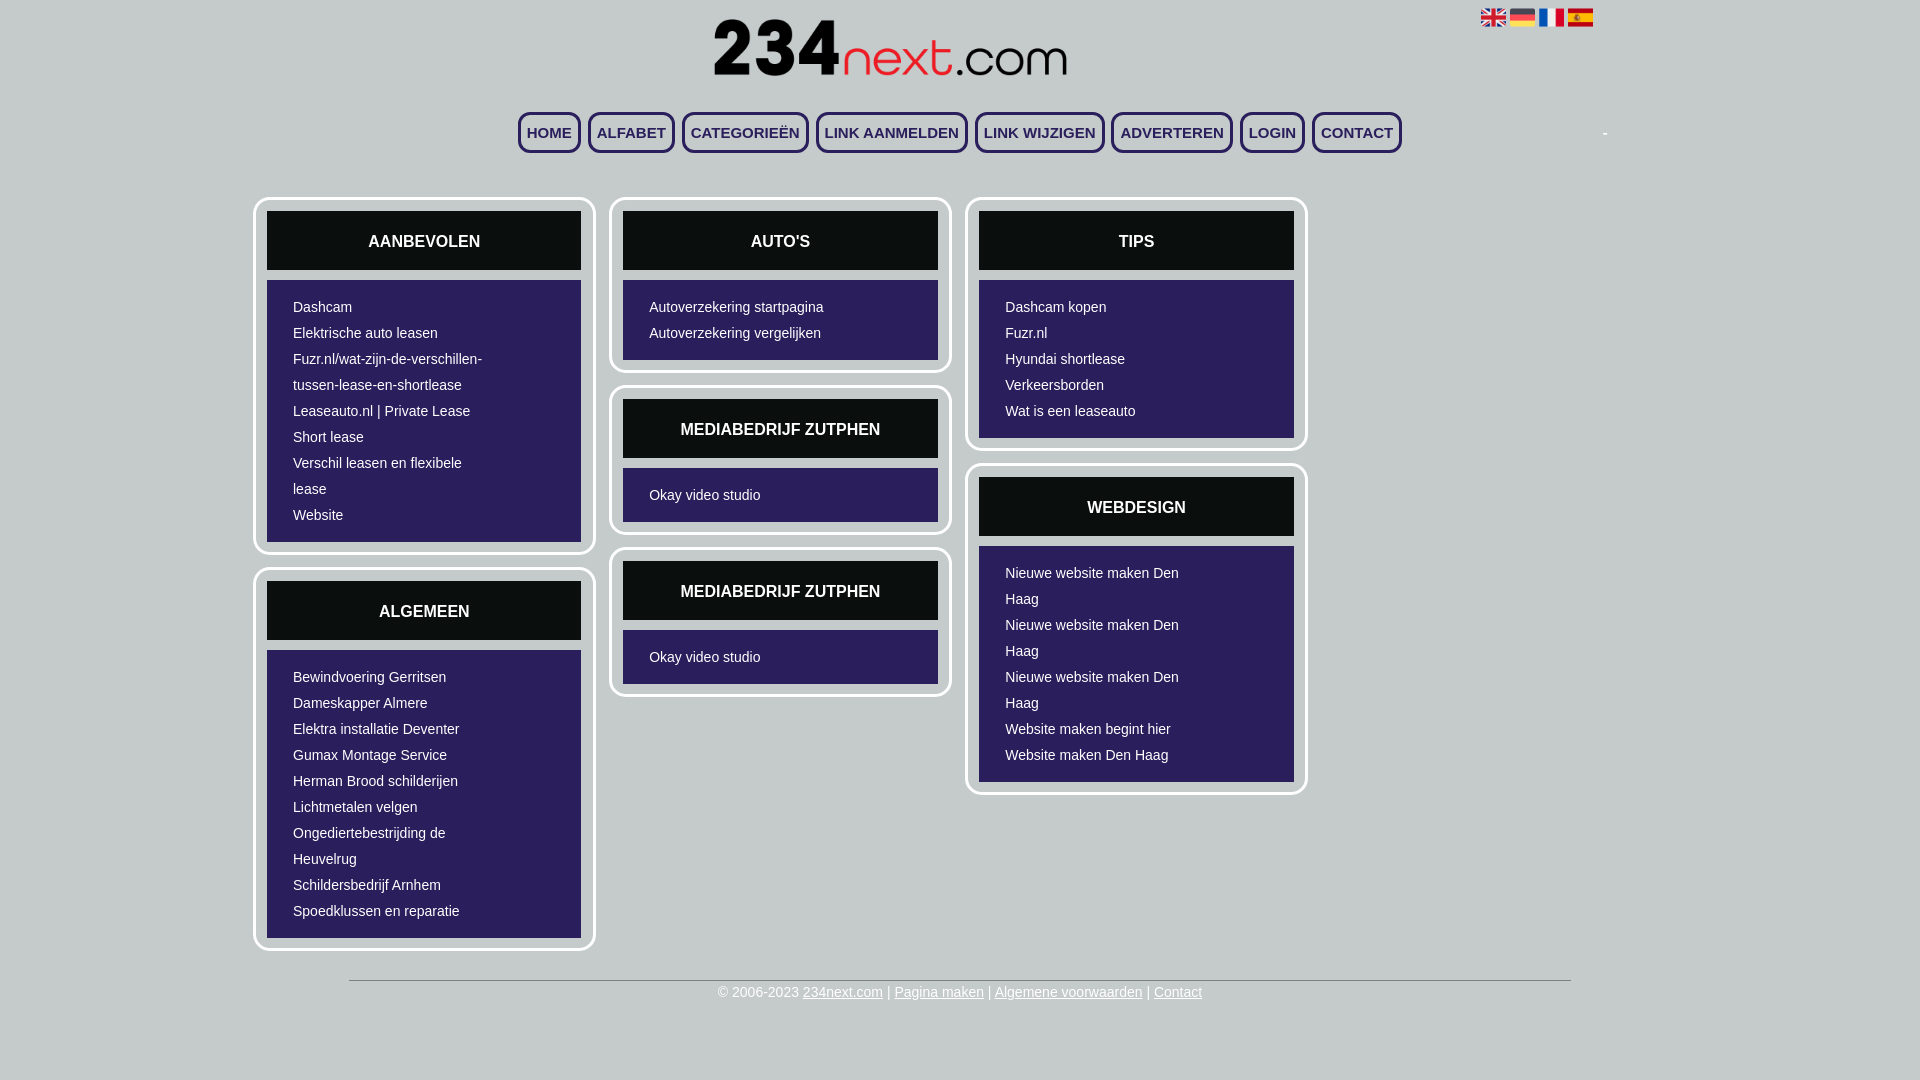  Describe the element at coordinates (389, 729) in the screenshot. I see `'Elektra installatie Deventer'` at that location.